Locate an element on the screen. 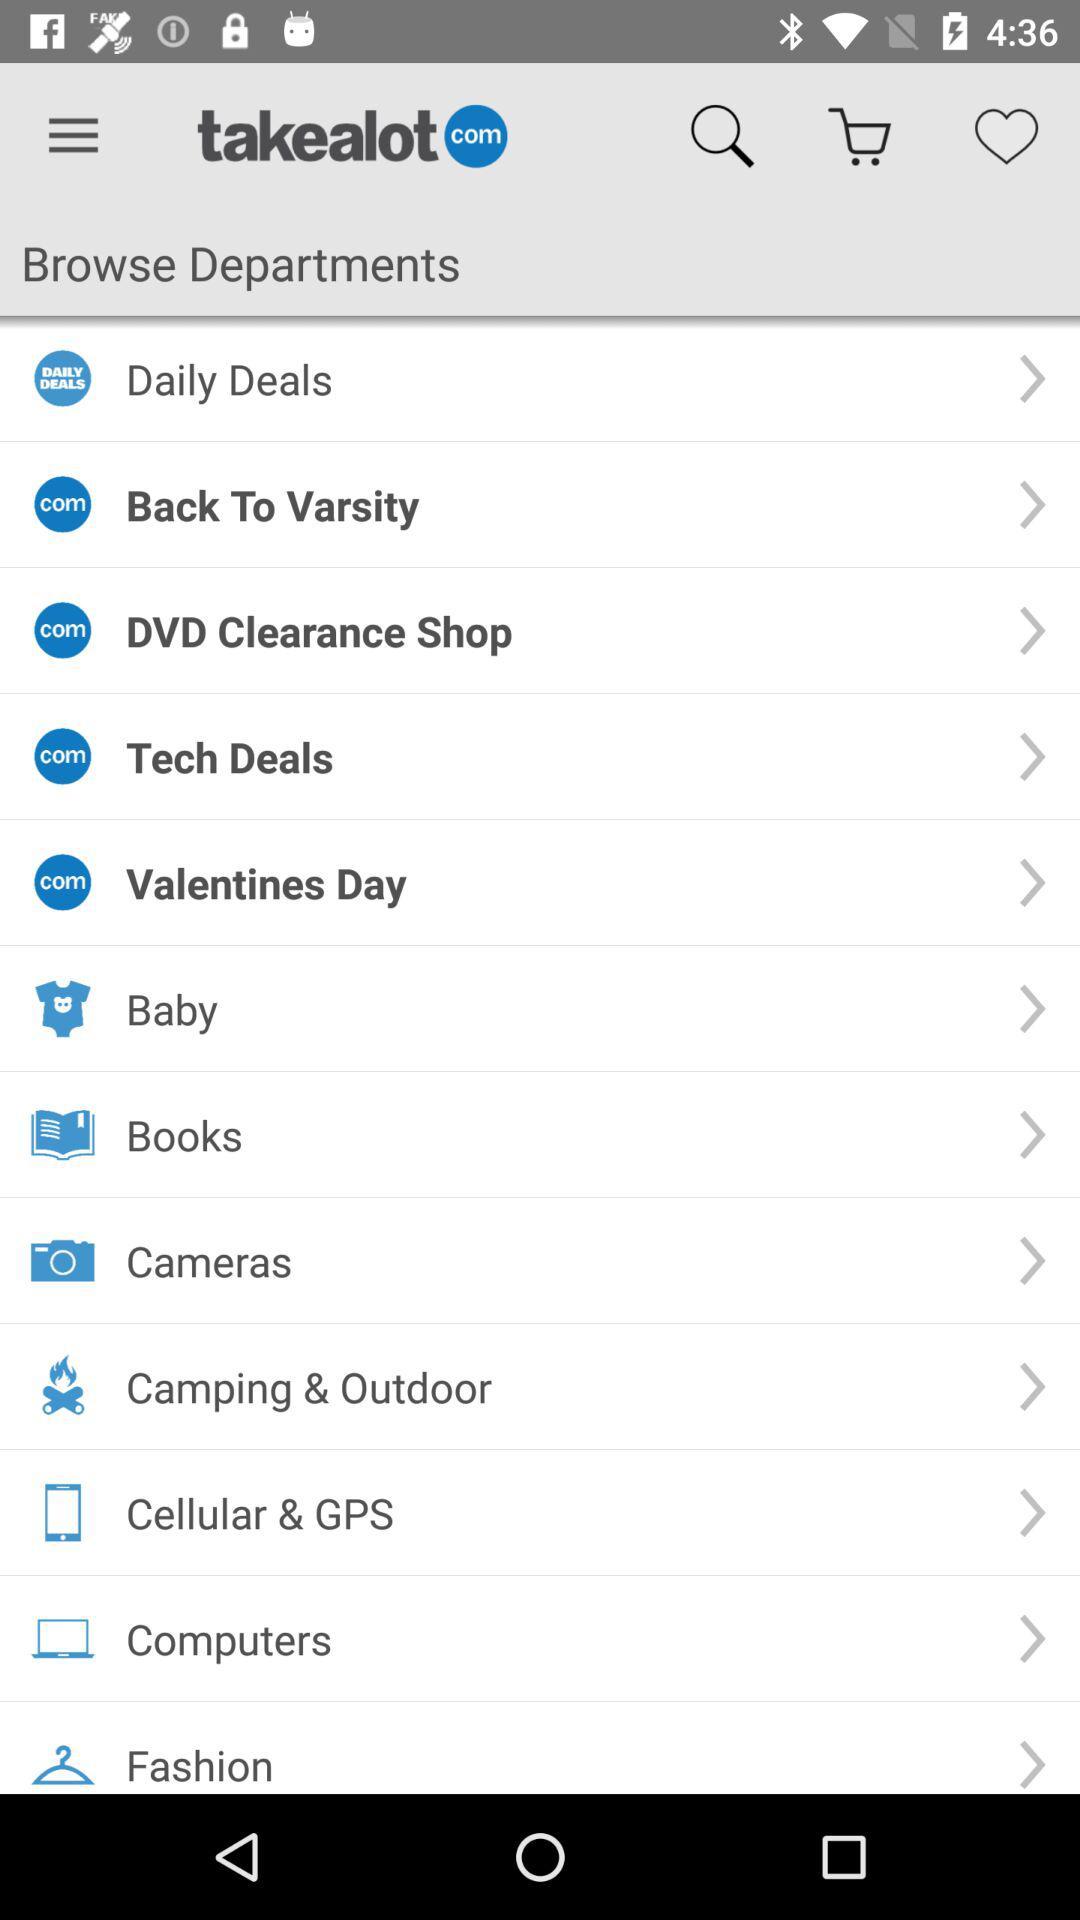  the icon above browse departments icon is located at coordinates (72, 135).